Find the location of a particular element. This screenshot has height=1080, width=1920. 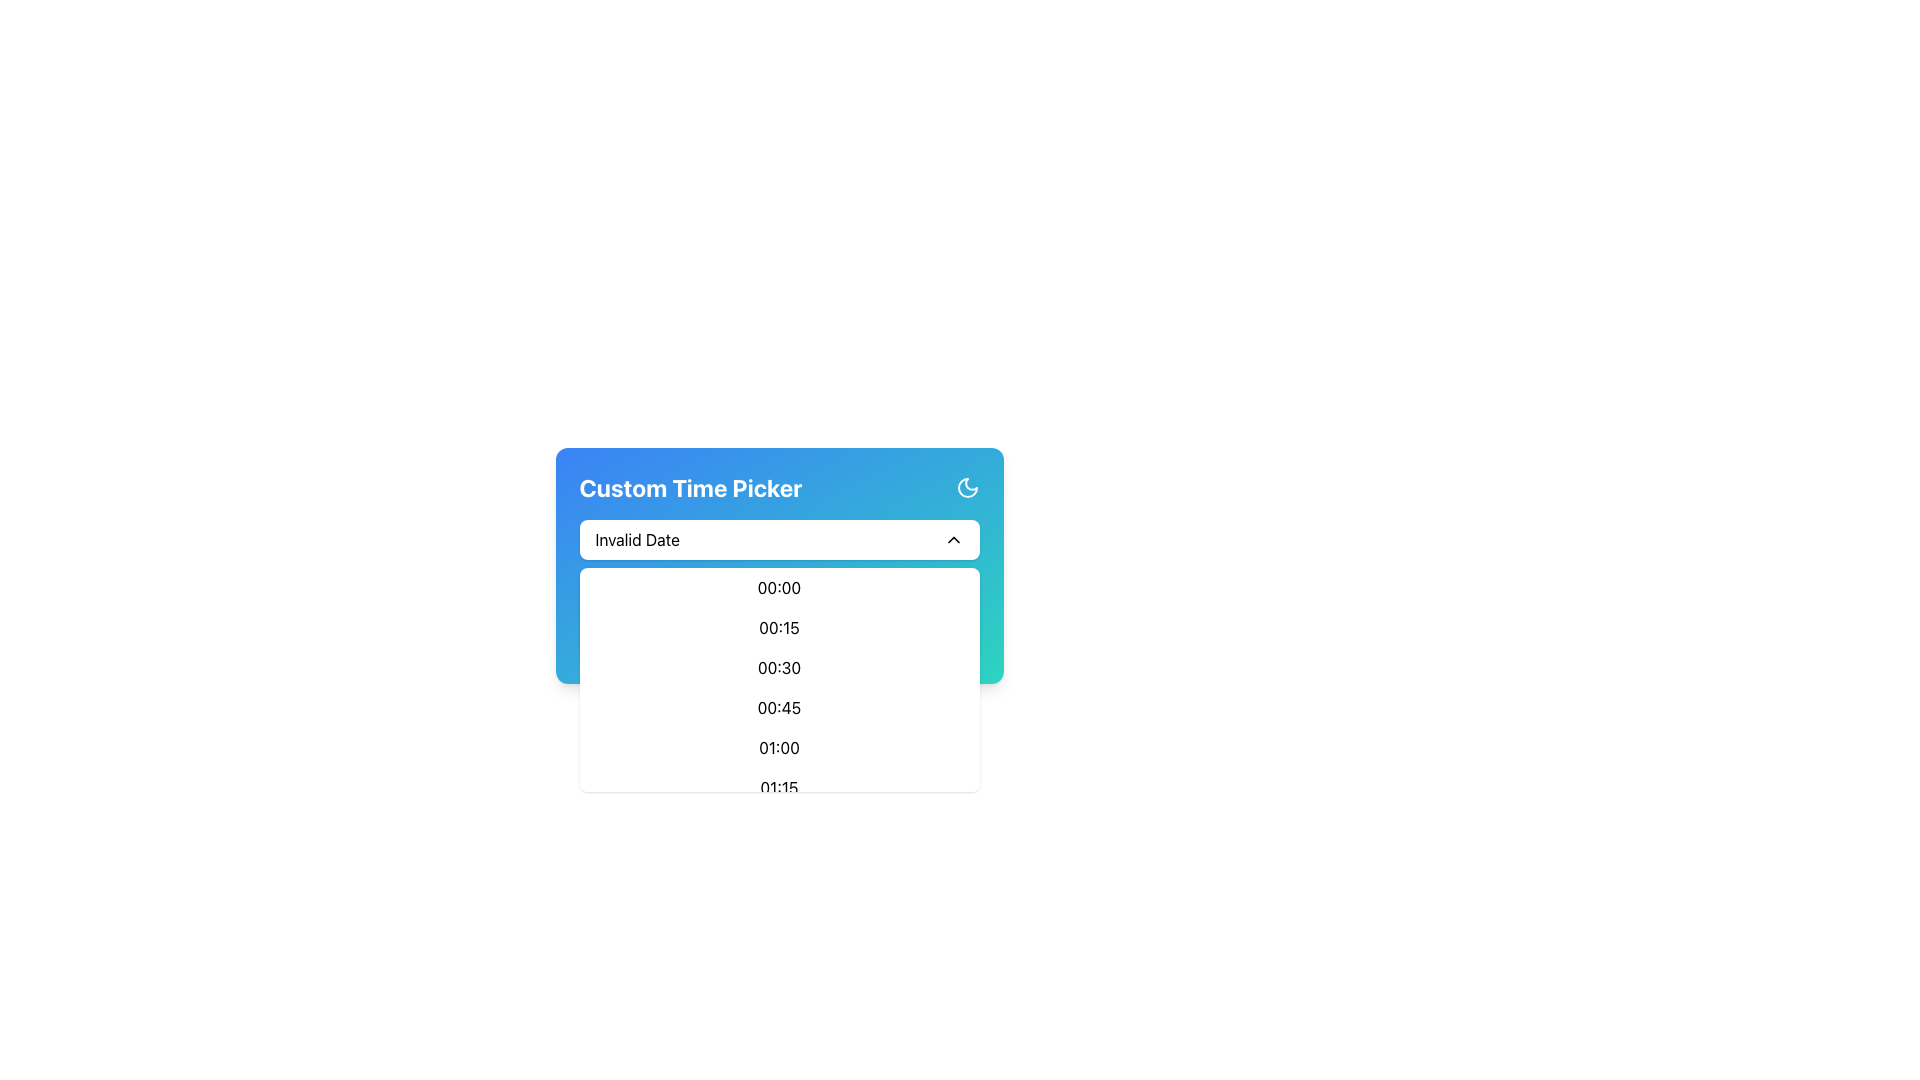

the fourth selectable time interval in the dropdown menu is located at coordinates (778, 707).